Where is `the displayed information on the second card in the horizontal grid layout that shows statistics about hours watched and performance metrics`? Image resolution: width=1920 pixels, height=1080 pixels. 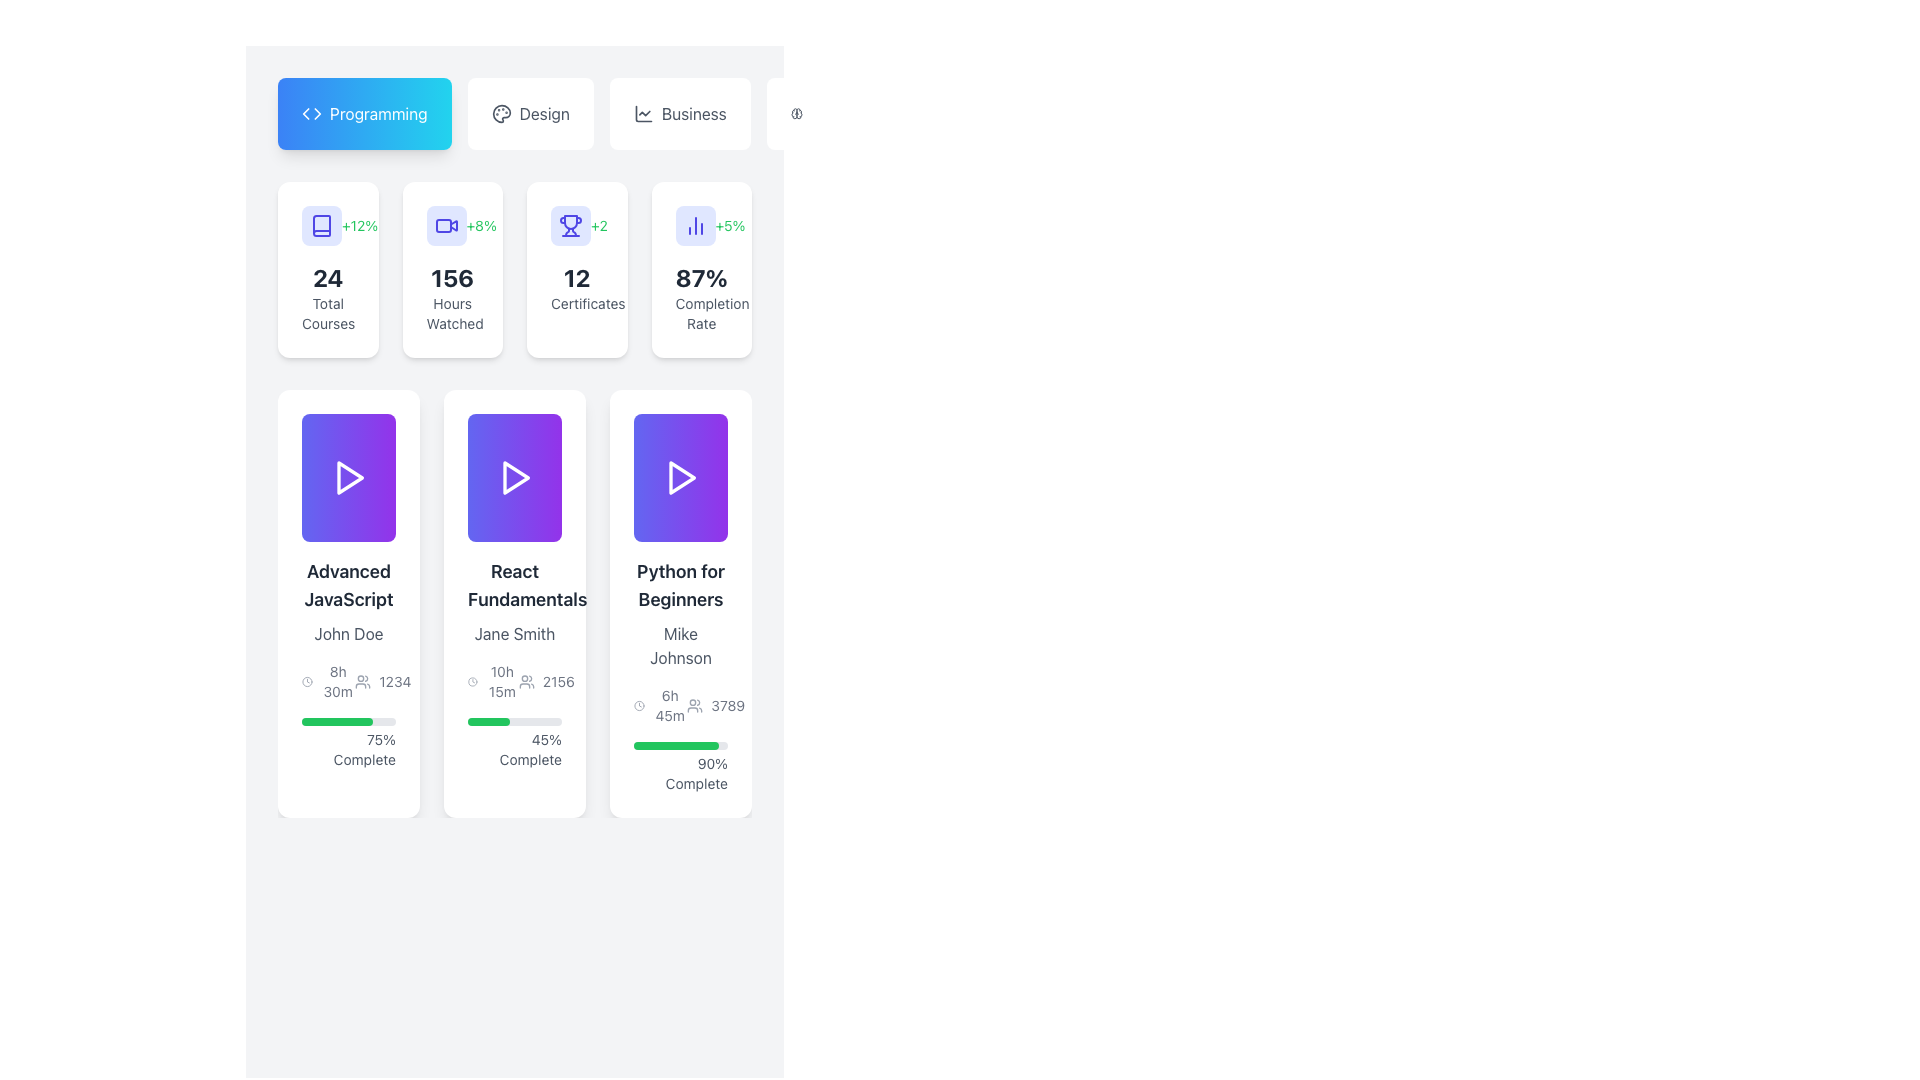
the displayed information on the second card in the horizontal grid layout that shows statistics about hours watched and performance metrics is located at coordinates (451, 270).